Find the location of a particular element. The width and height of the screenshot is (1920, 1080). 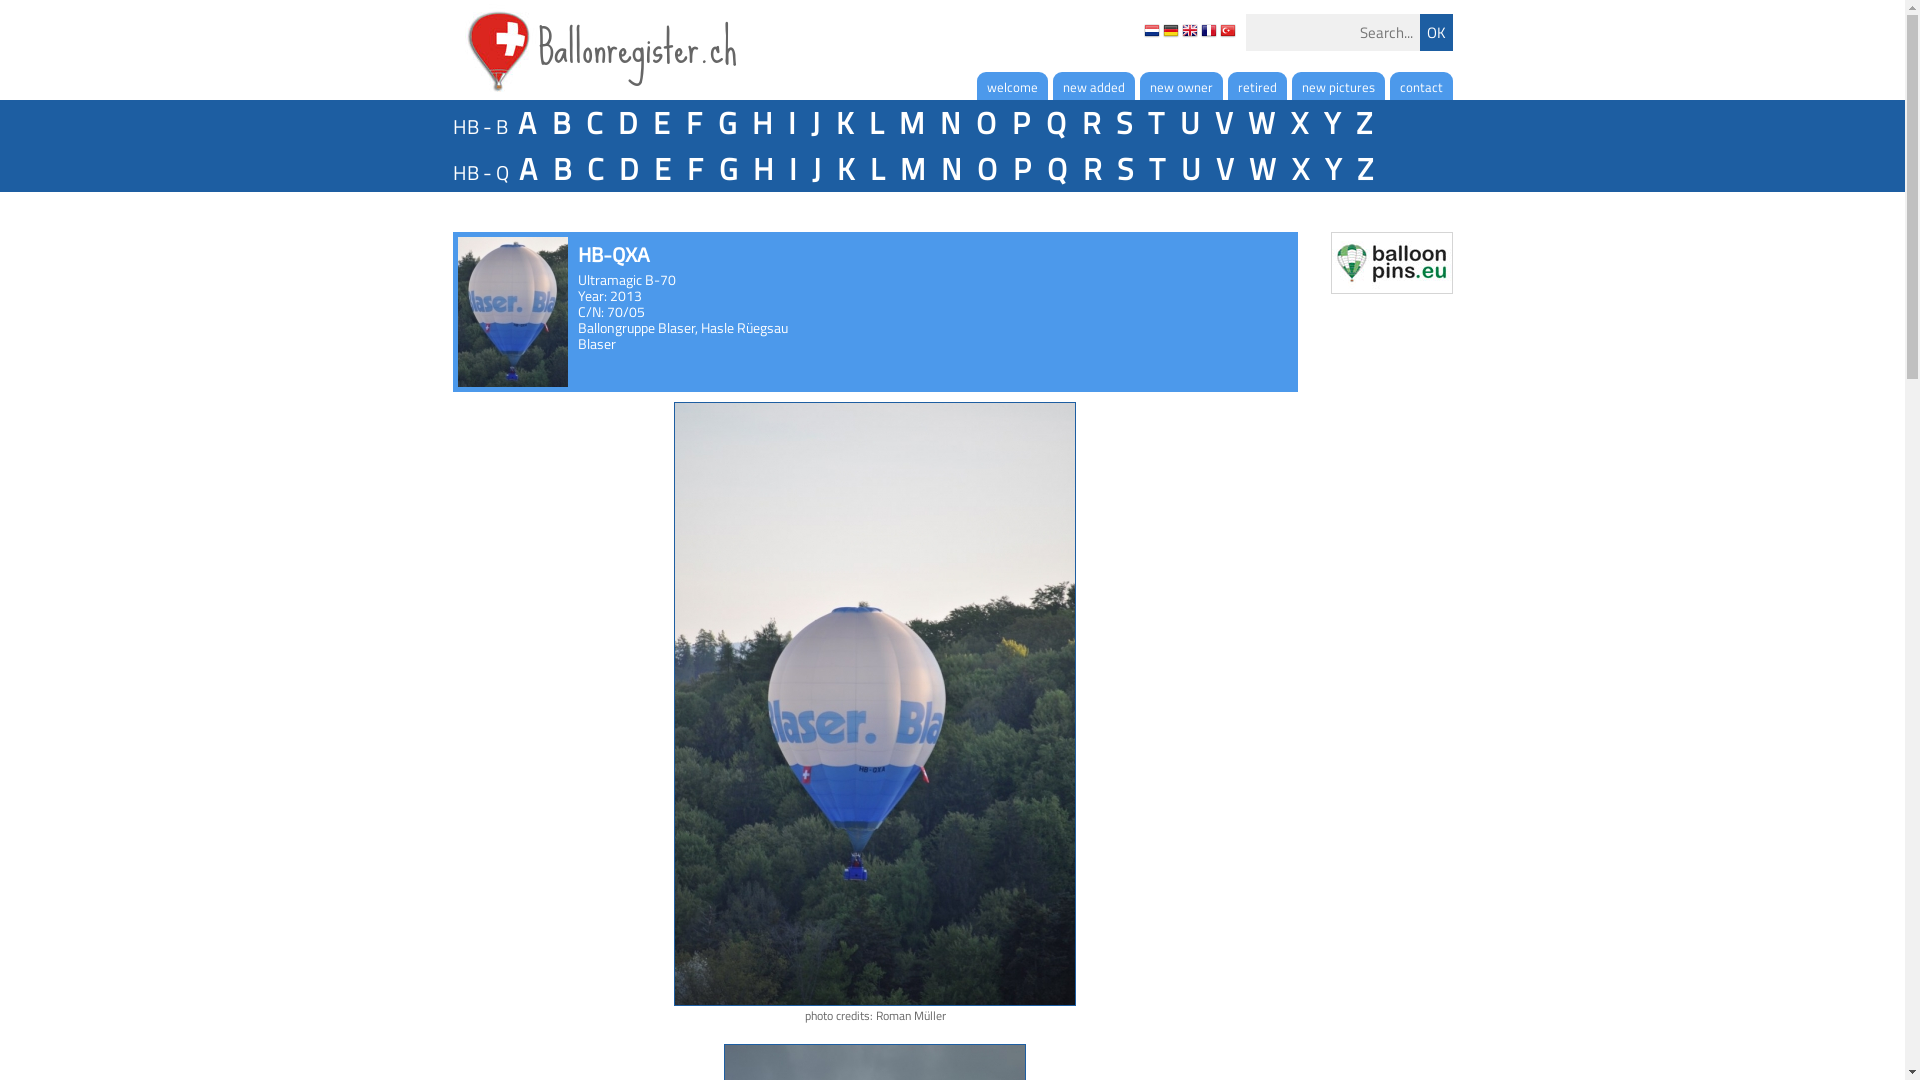

'S' is located at coordinates (1108, 168).